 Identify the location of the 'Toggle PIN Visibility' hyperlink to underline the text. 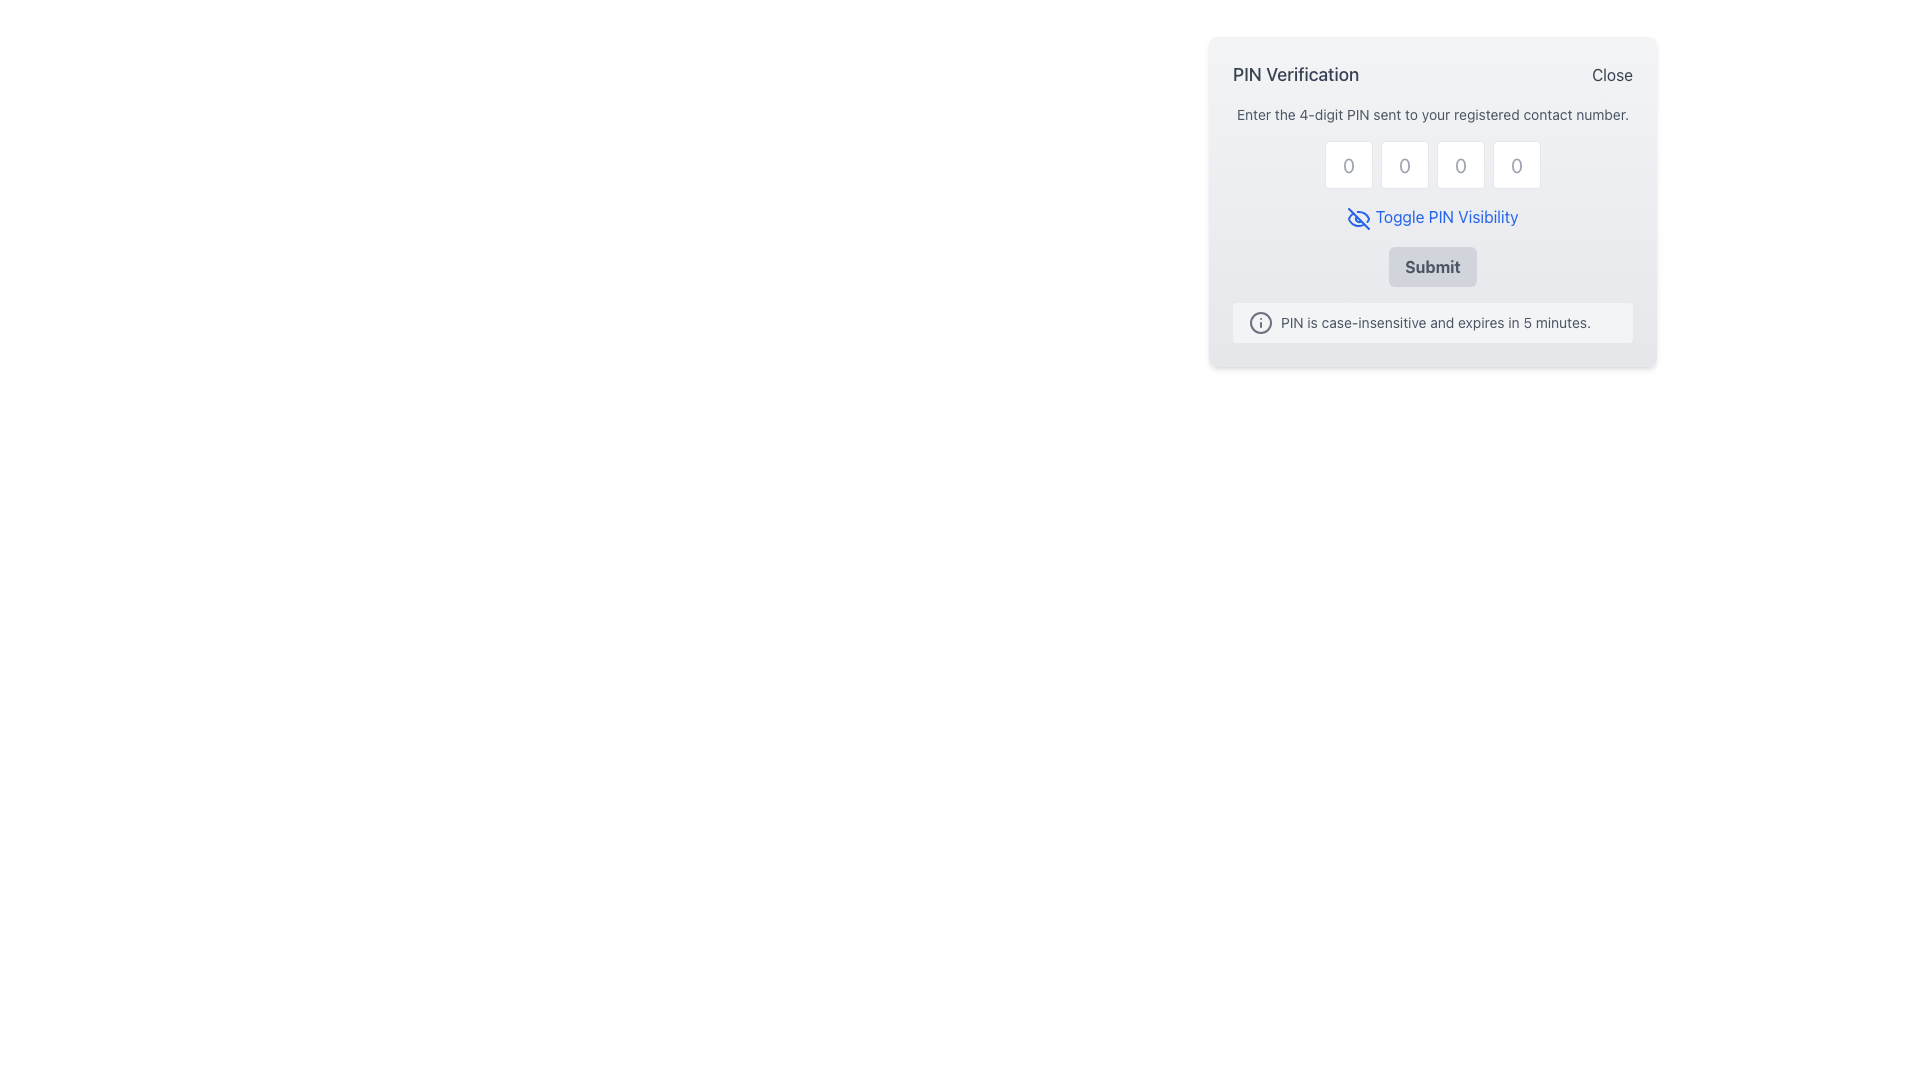
(1431, 217).